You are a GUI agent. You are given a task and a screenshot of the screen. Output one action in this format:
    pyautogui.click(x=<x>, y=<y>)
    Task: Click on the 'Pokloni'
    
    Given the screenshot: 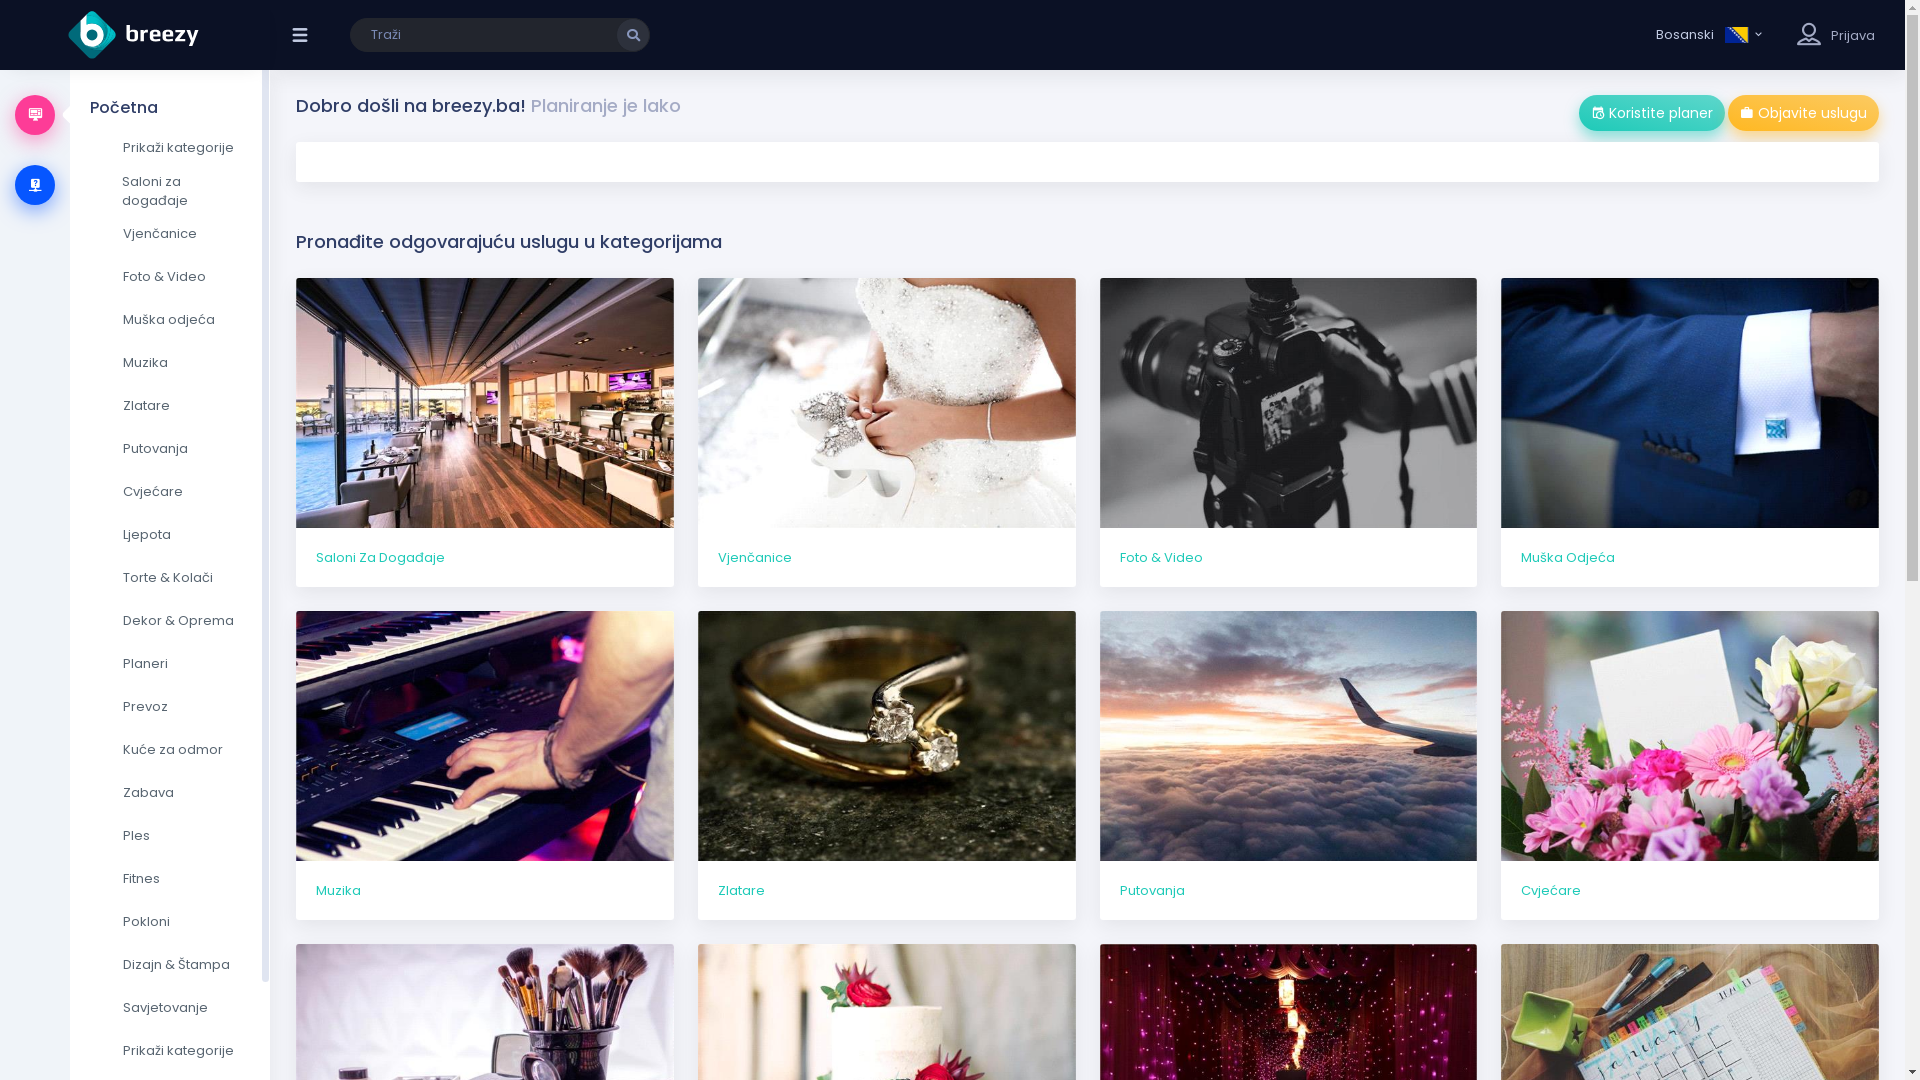 What is the action you would take?
    pyautogui.click(x=169, y=921)
    